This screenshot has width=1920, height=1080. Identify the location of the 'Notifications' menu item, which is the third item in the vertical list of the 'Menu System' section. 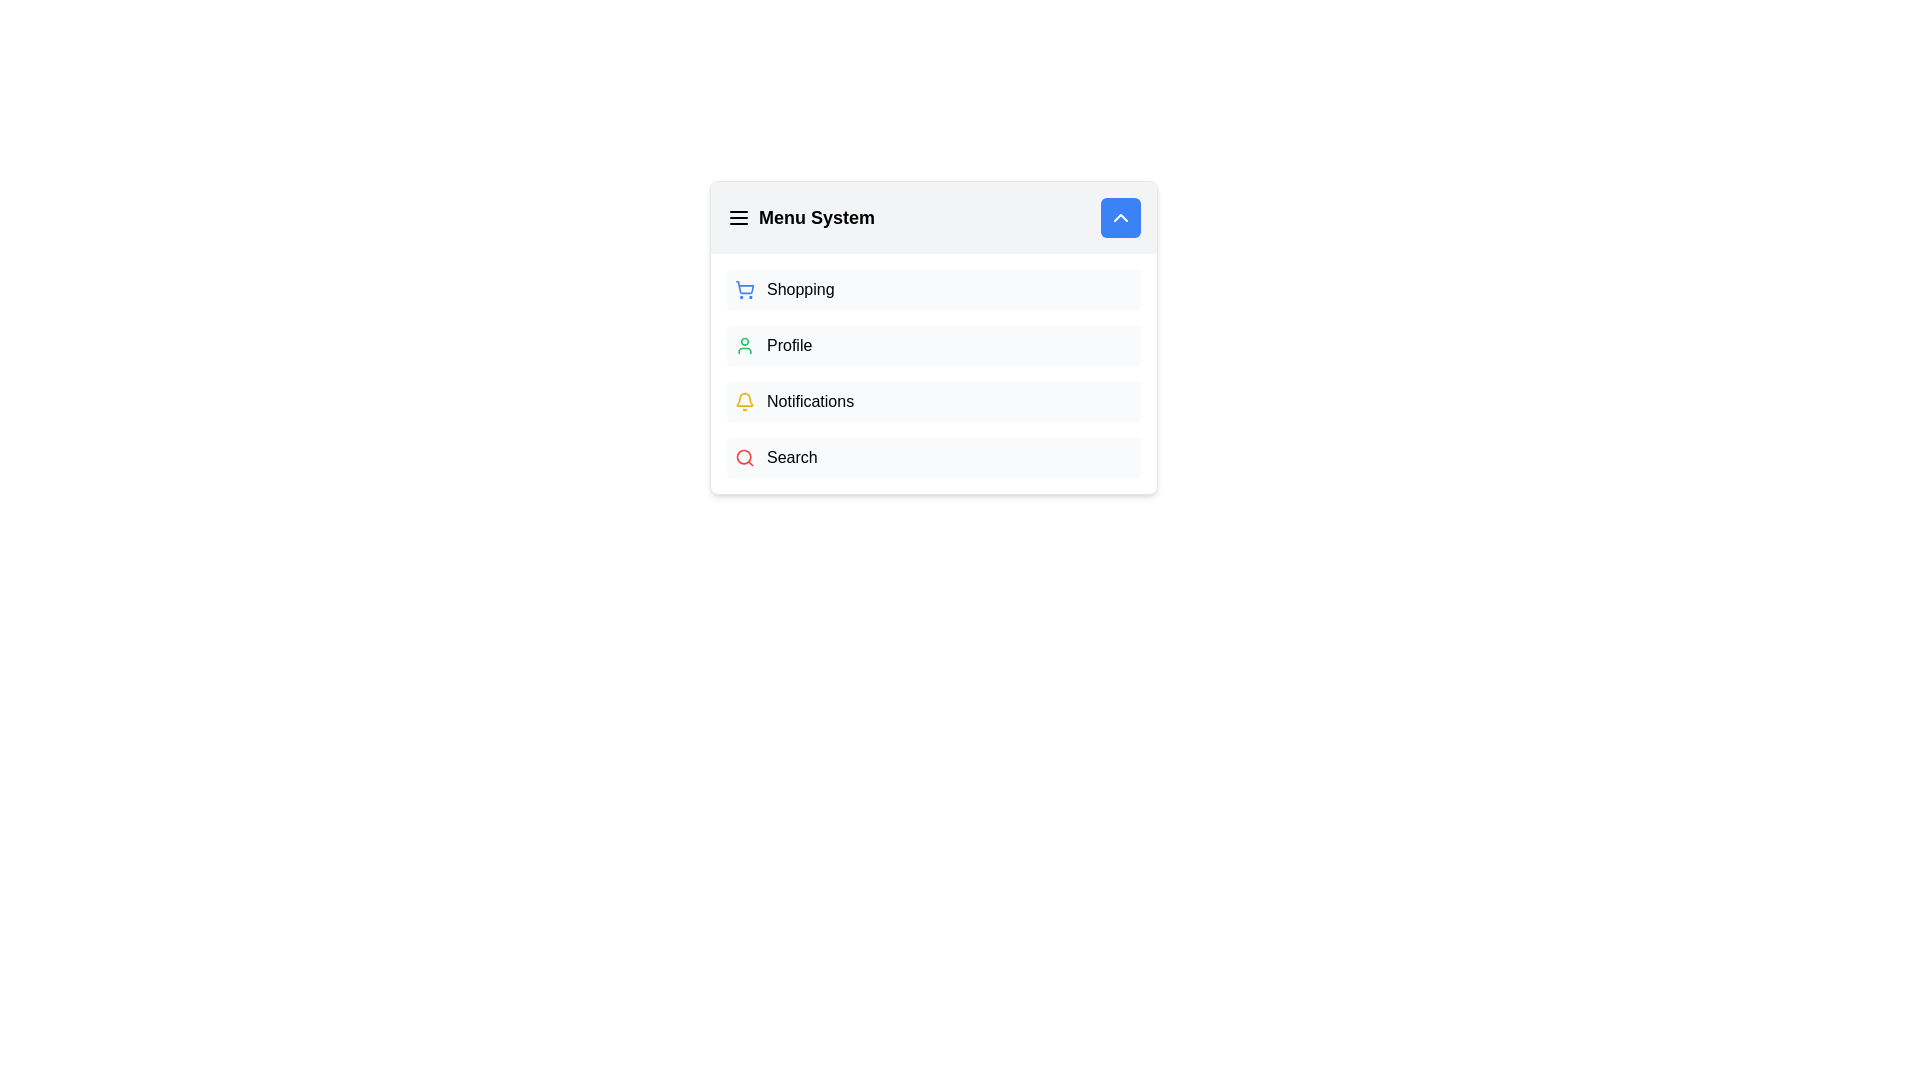
(933, 401).